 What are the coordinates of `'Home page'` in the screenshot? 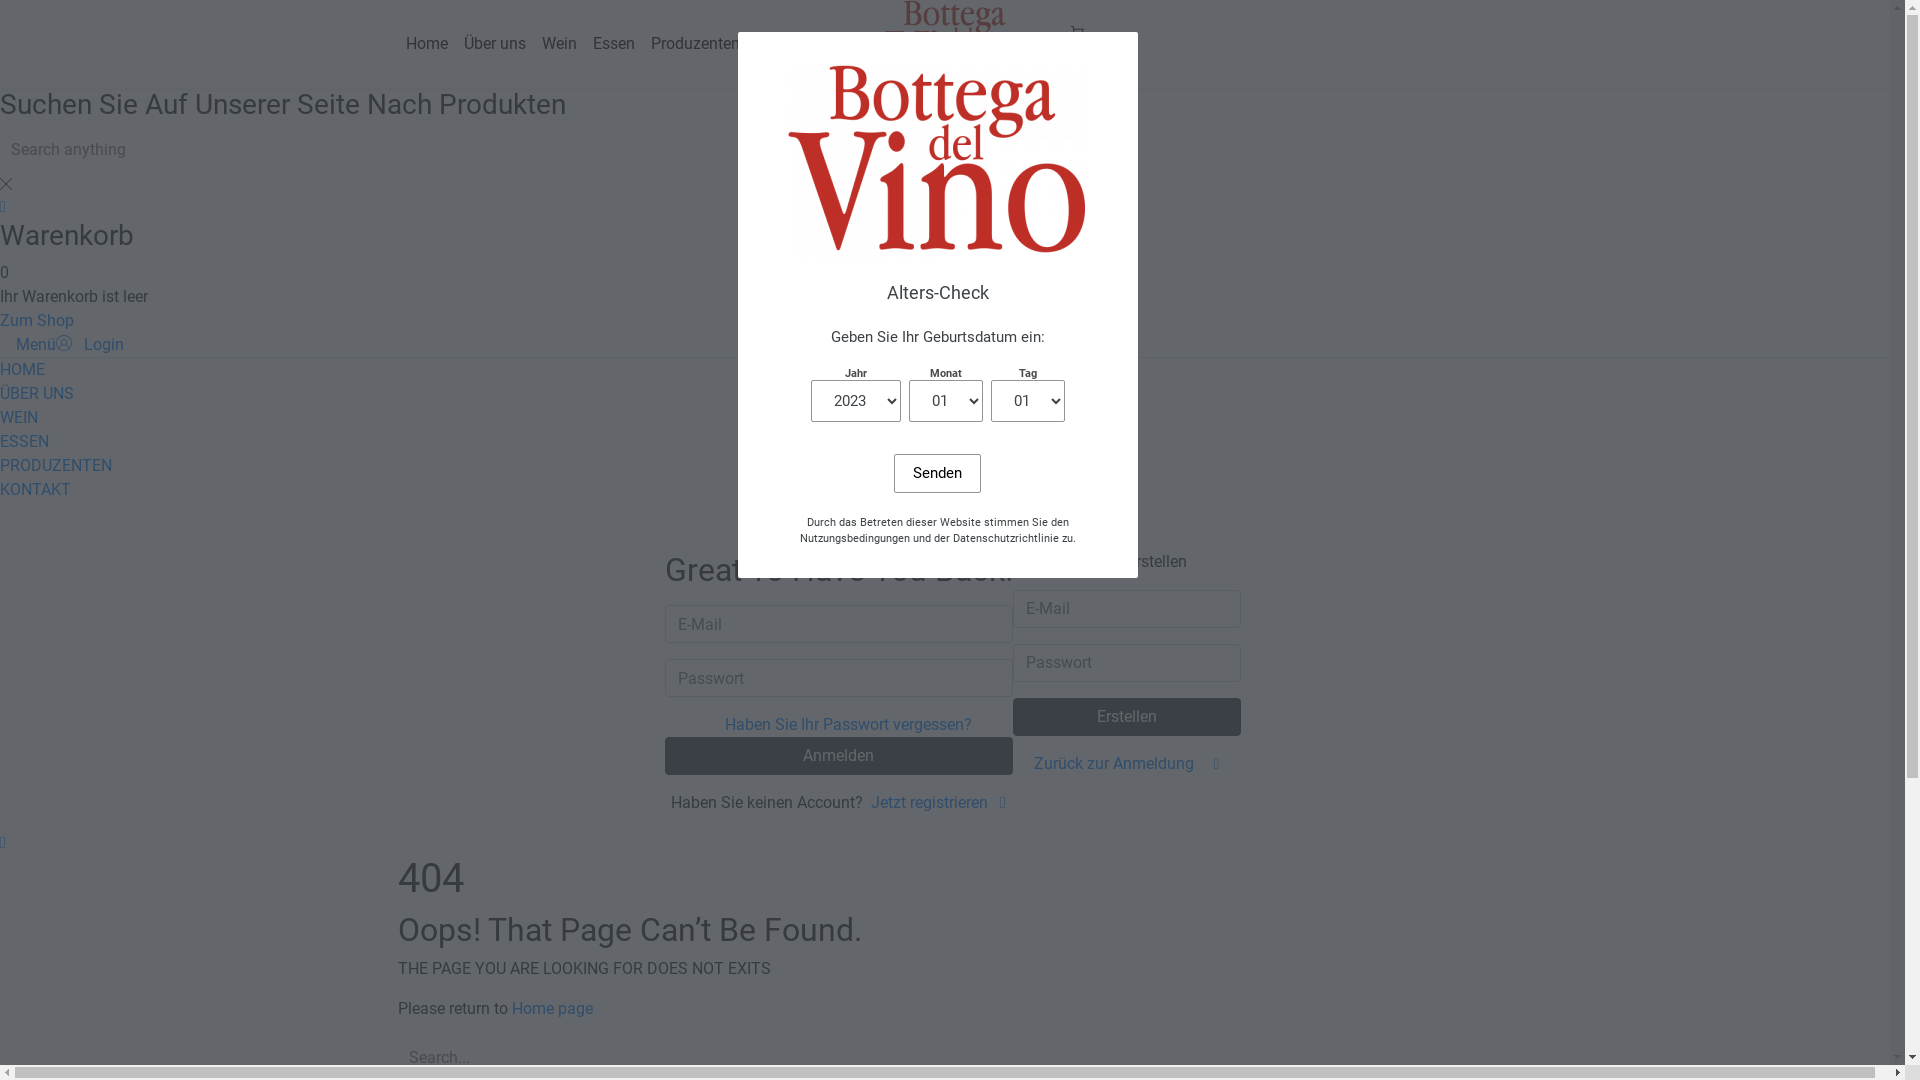 It's located at (512, 1008).